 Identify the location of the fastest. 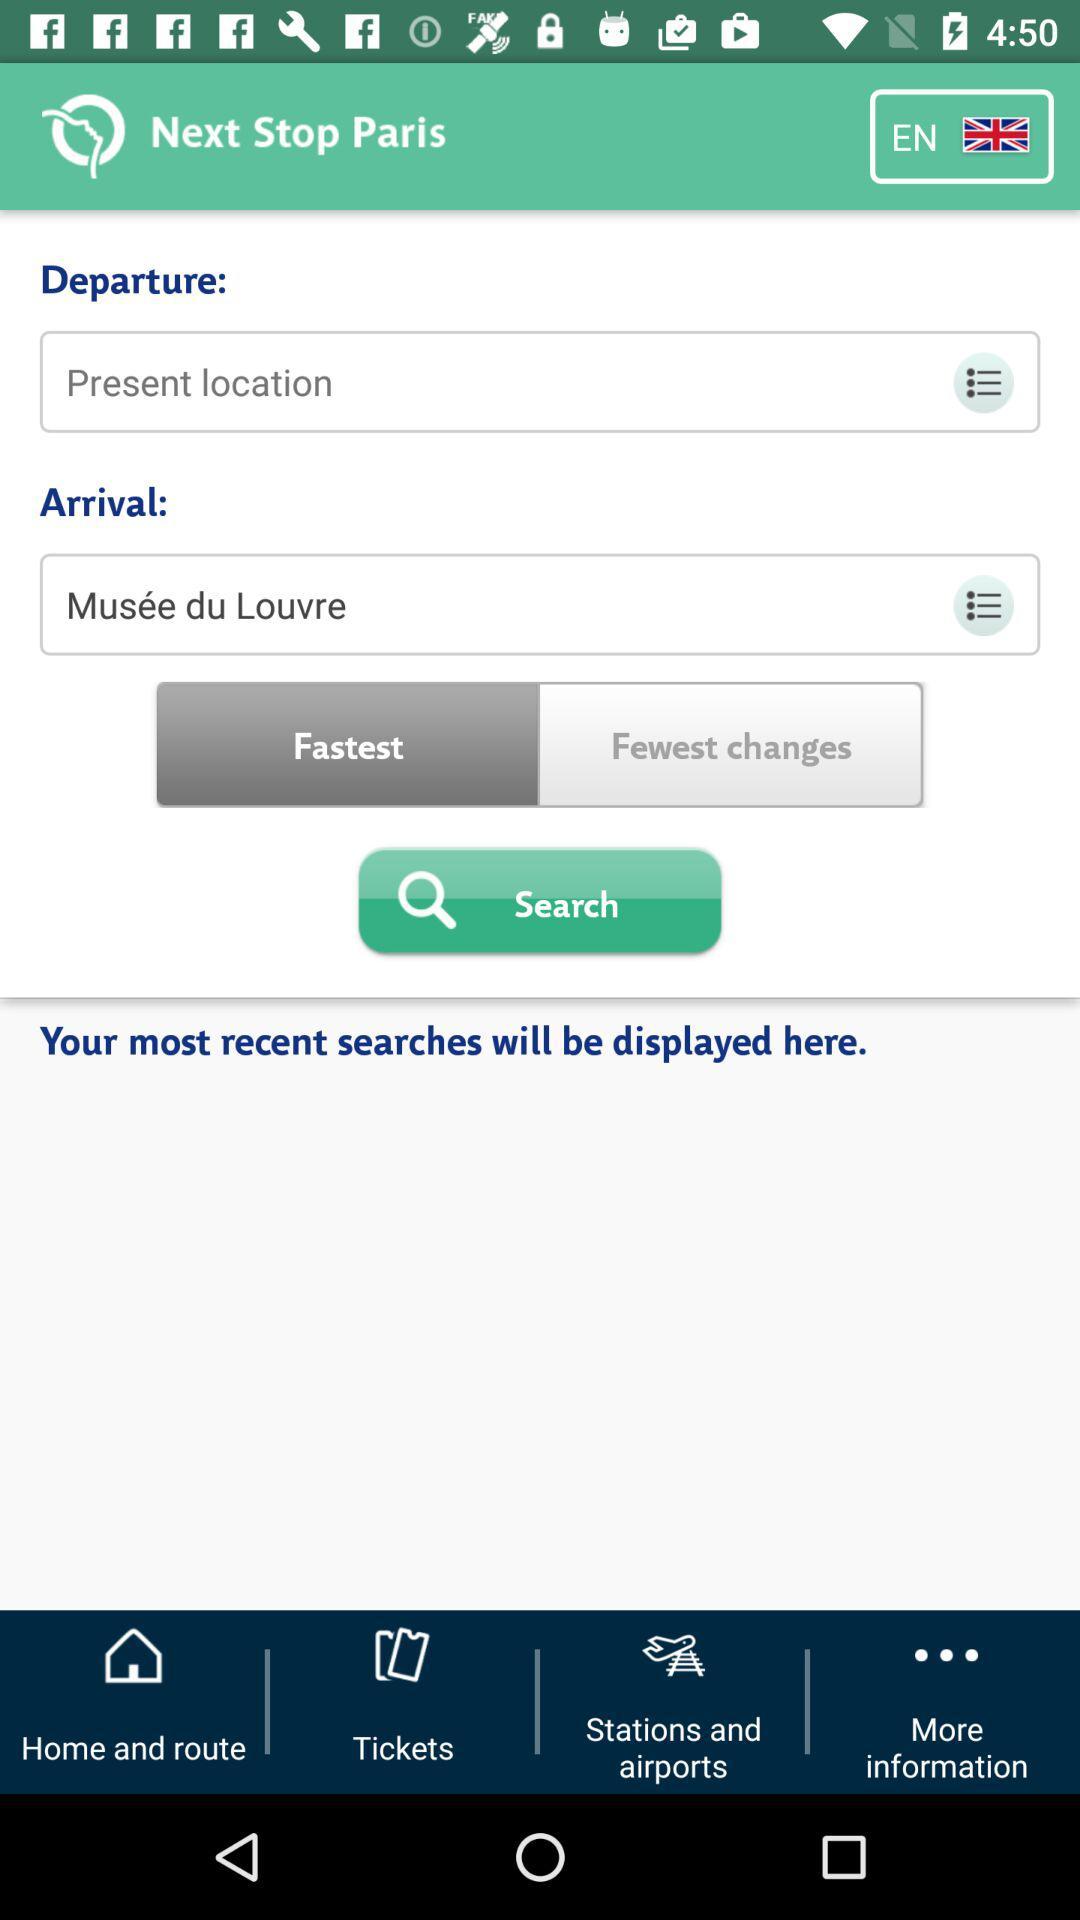
(347, 743).